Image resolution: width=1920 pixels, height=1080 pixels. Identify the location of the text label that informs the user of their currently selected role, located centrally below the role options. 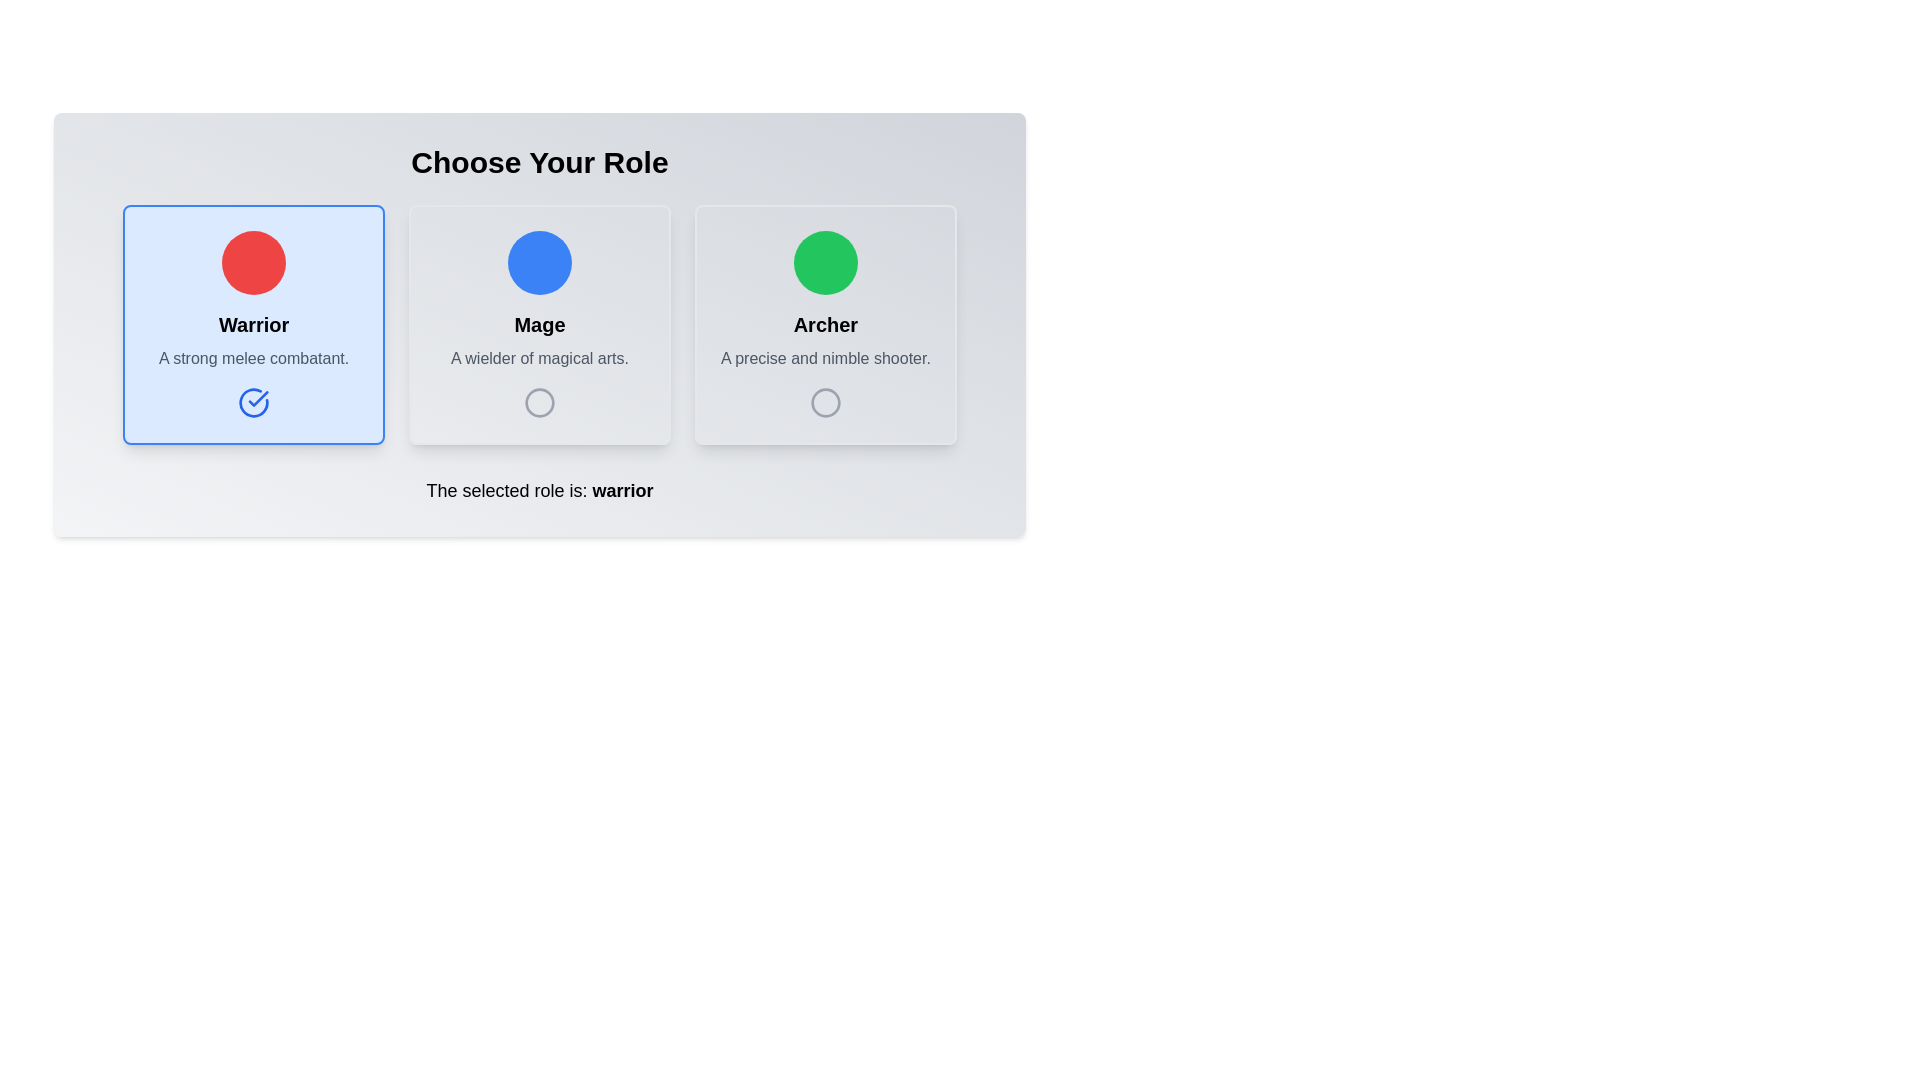
(539, 490).